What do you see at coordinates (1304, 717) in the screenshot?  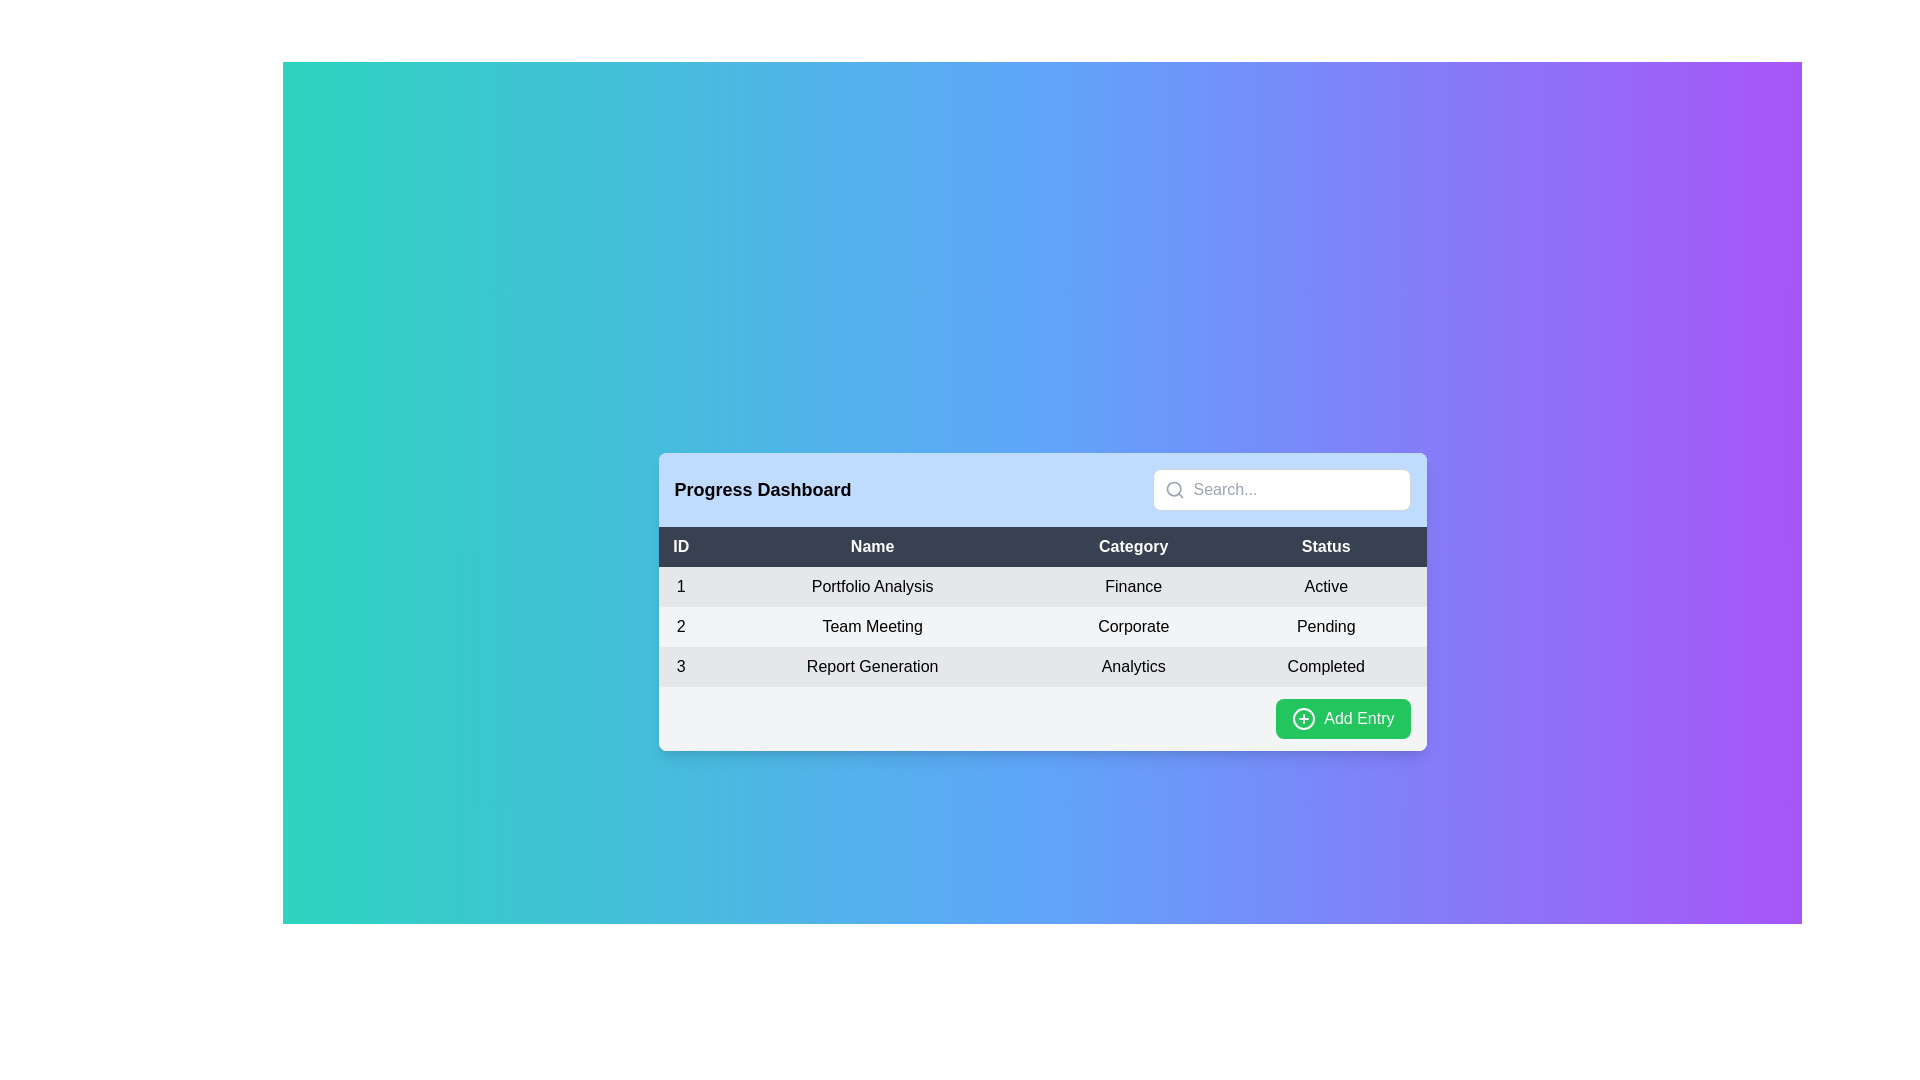 I see `the addition icon, which is a circular structure enclosing a cross symbol, located adjacent to the 'Add Entry' button at the bottom-right corner of the table` at bounding box center [1304, 717].